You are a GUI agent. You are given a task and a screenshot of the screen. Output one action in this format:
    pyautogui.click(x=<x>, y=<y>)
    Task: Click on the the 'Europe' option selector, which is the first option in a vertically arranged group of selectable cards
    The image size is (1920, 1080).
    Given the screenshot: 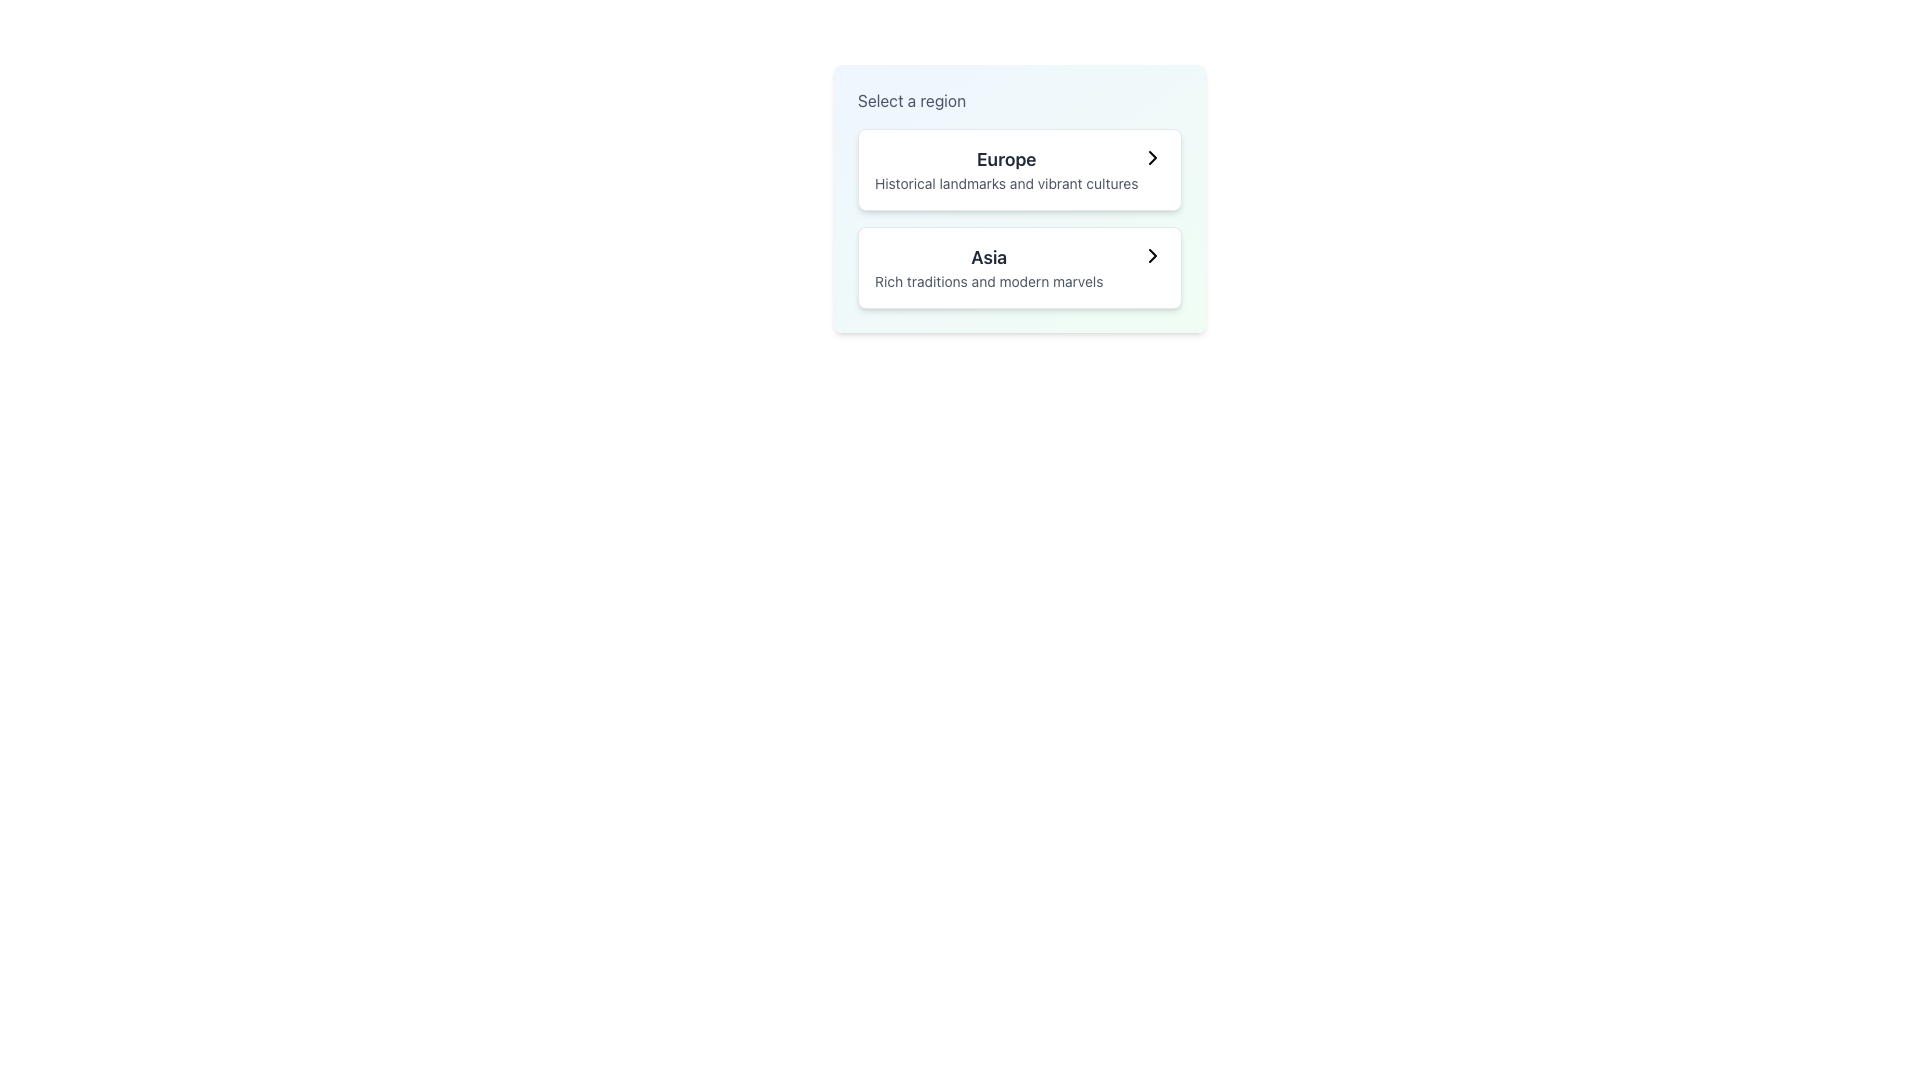 What is the action you would take?
    pyautogui.click(x=1019, y=168)
    